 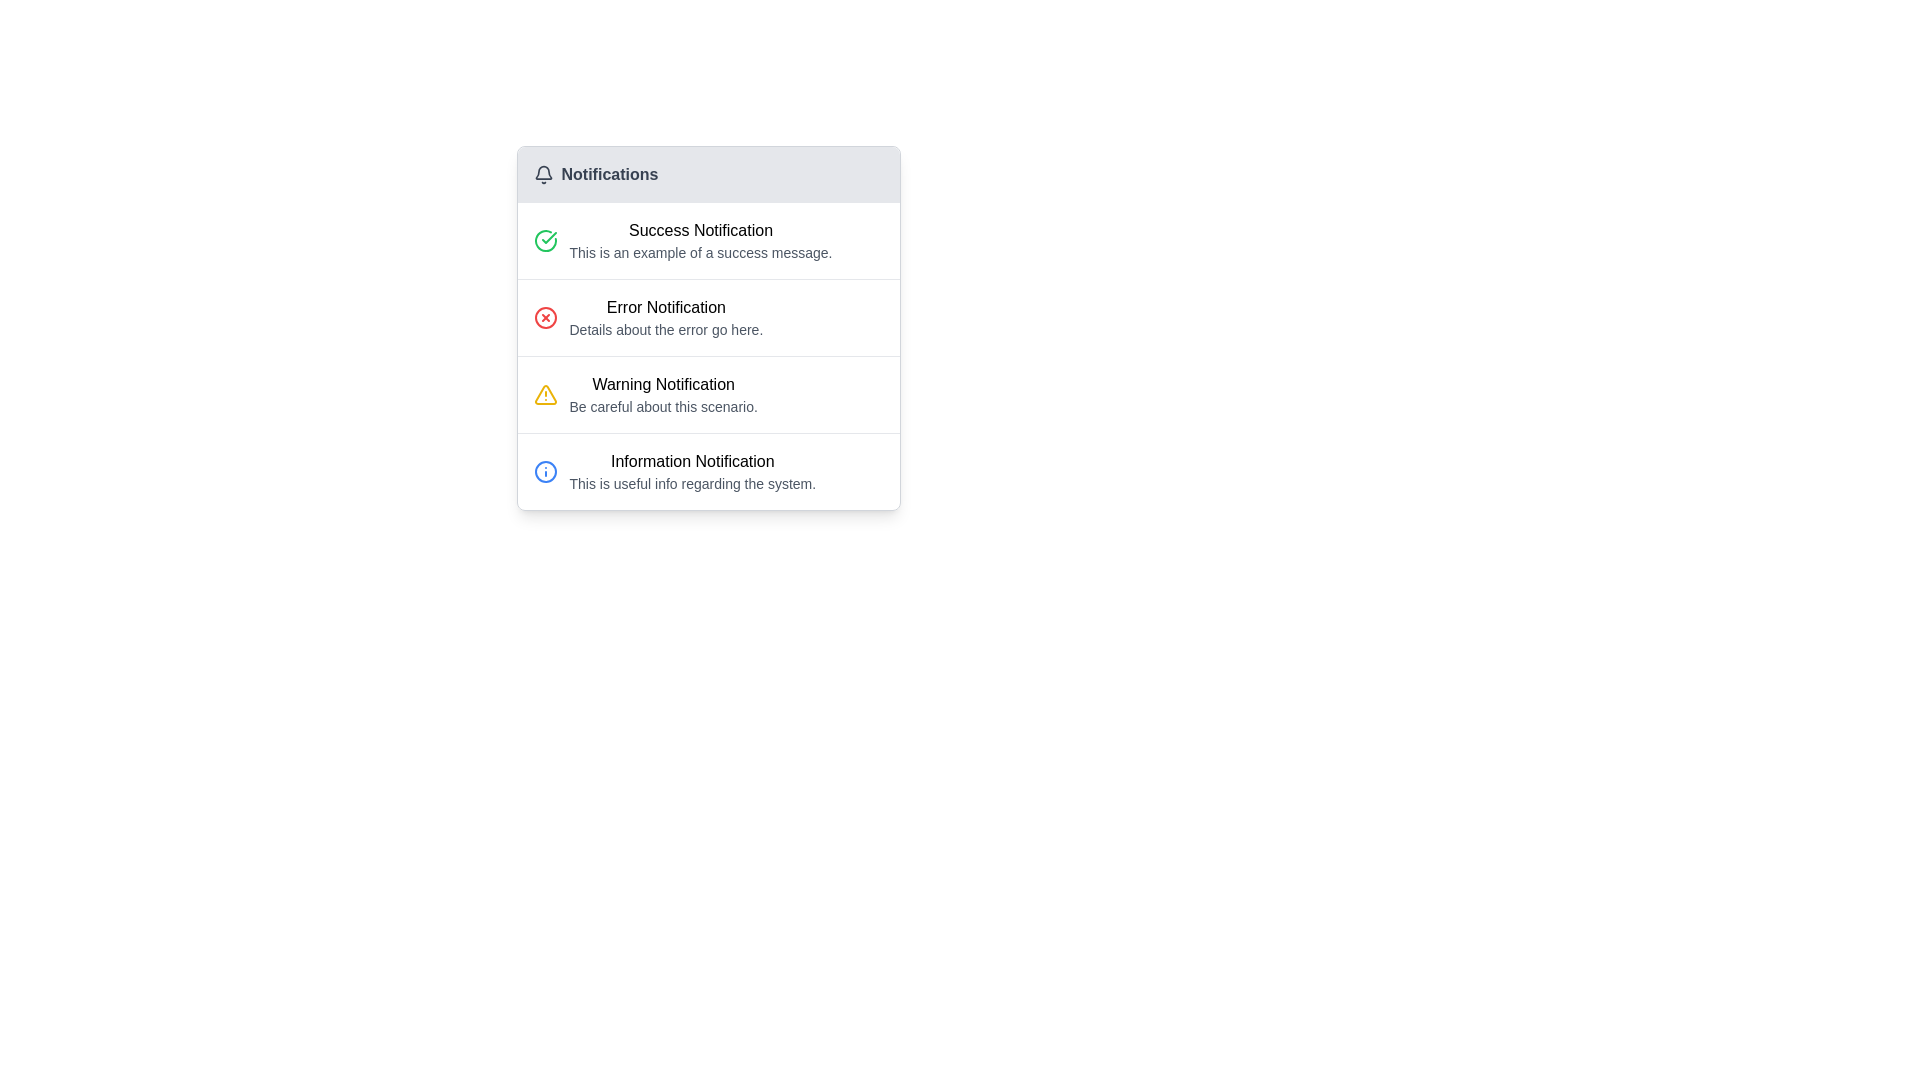 I want to click on the yellow triangular warning icon located to the left of the 'Warning Notification' text, so click(x=545, y=394).